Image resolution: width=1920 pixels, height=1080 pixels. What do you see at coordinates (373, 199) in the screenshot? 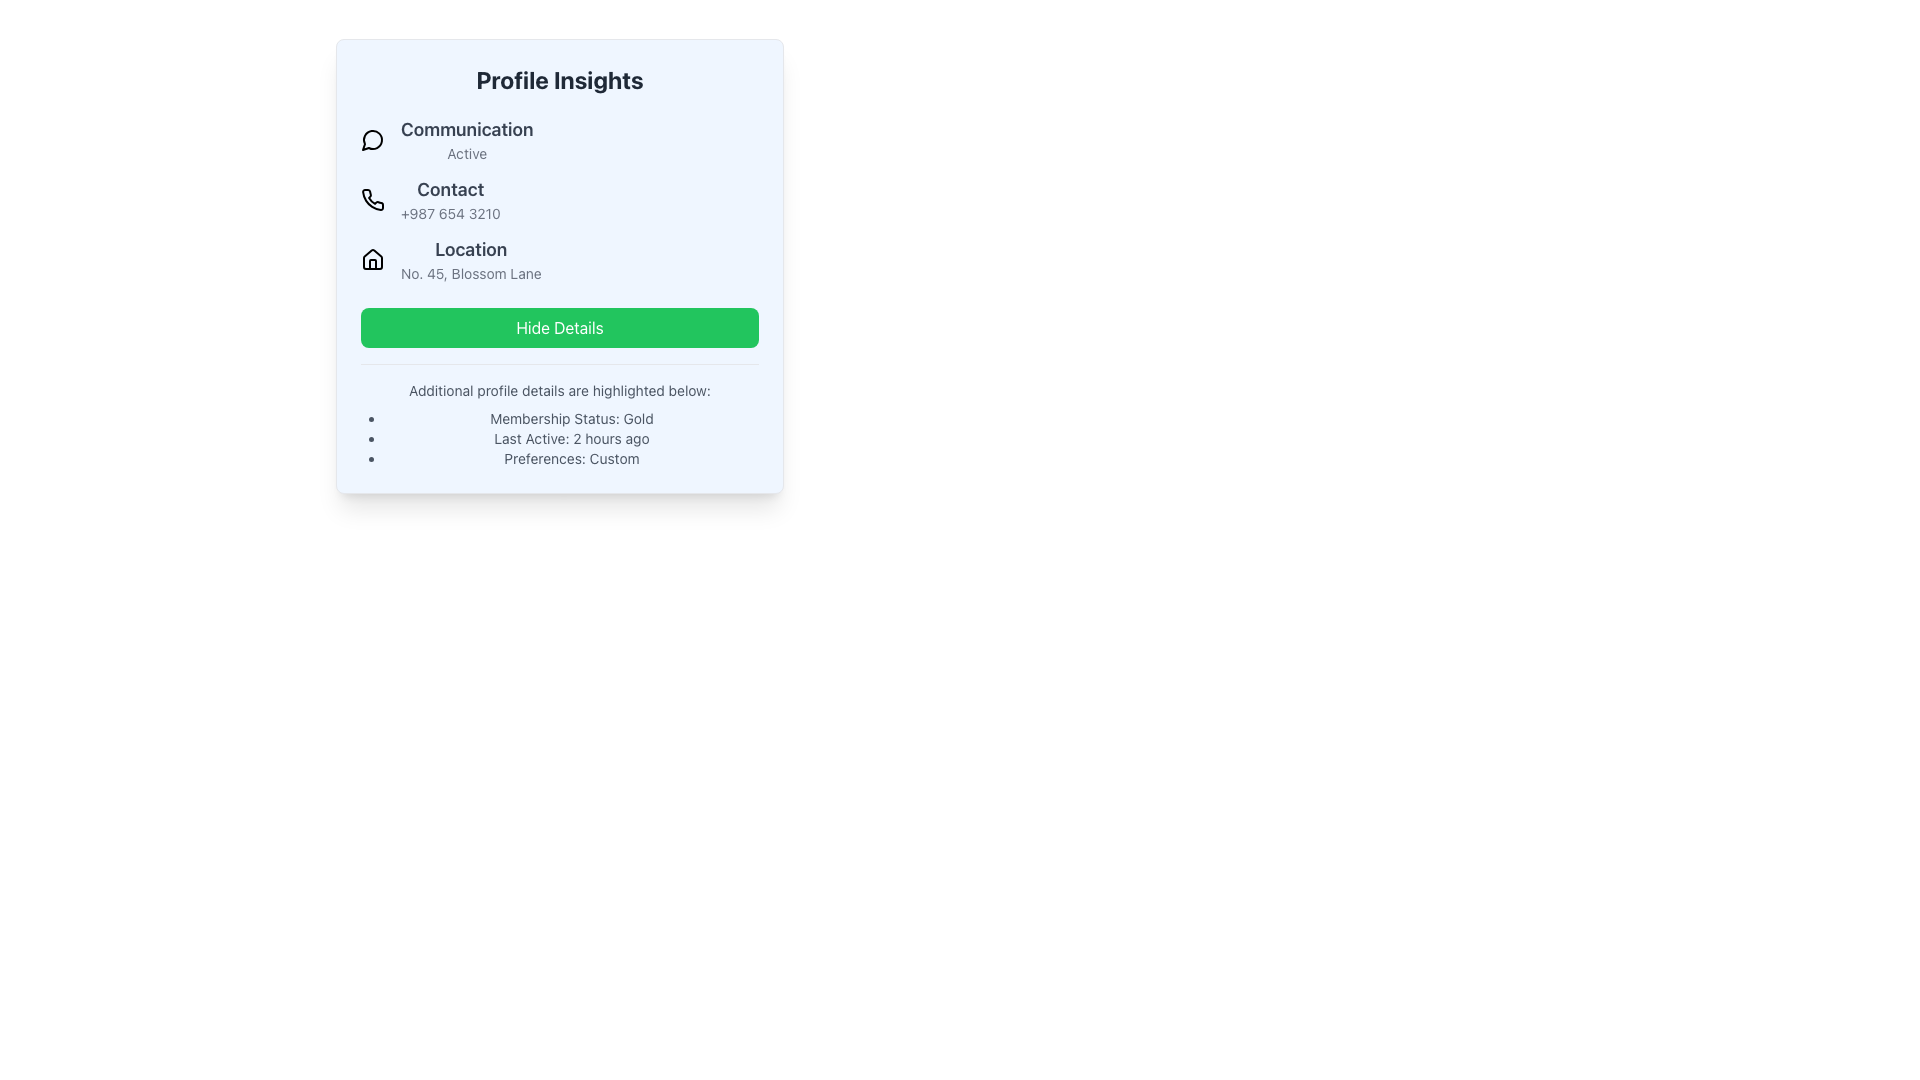
I see `the small phone icon with a minimalist outline located next to the 'Contact' label in the profile summary card for interaction` at bounding box center [373, 199].